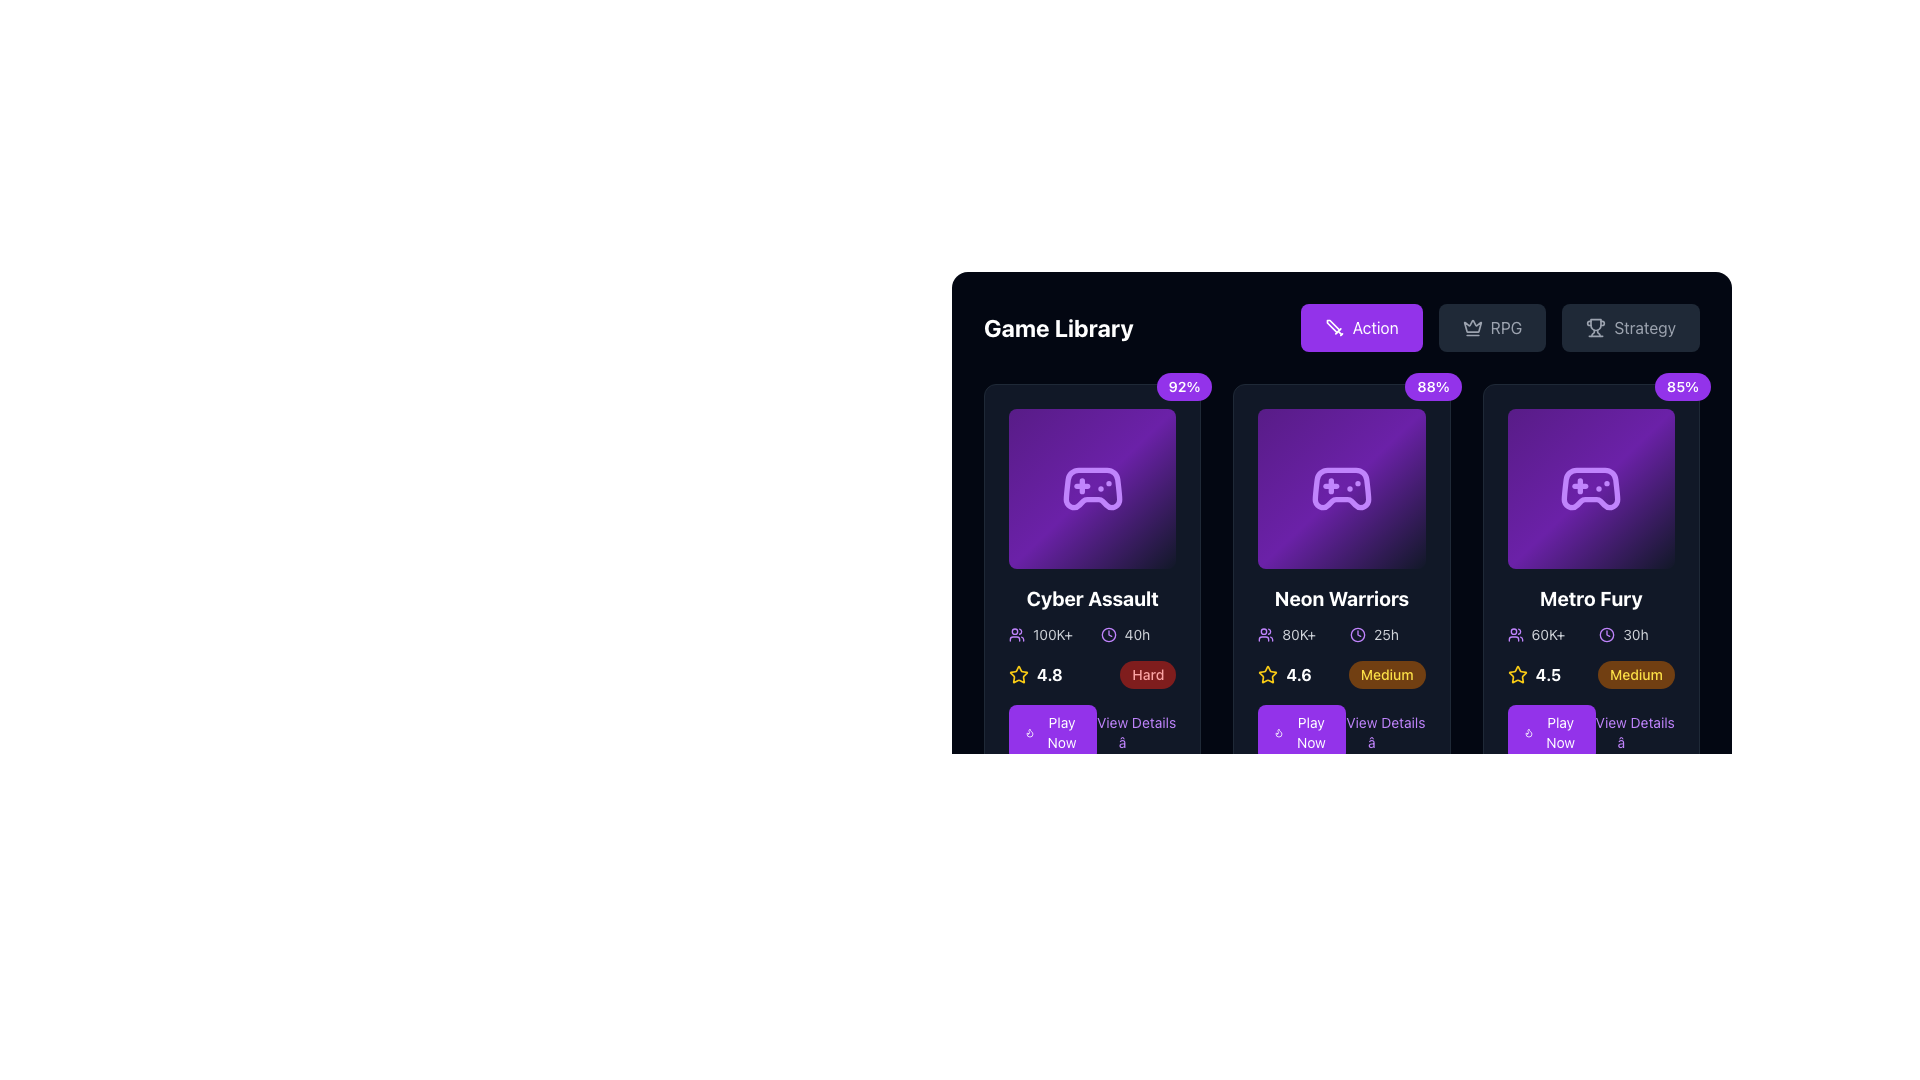  Describe the element at coordinates (1302, 732) in the screenshot. I see `the purple 'Play Now' button with rounded corners and a flame icon, located in the bottom section of the 'Neon Warriors' card` at that location.